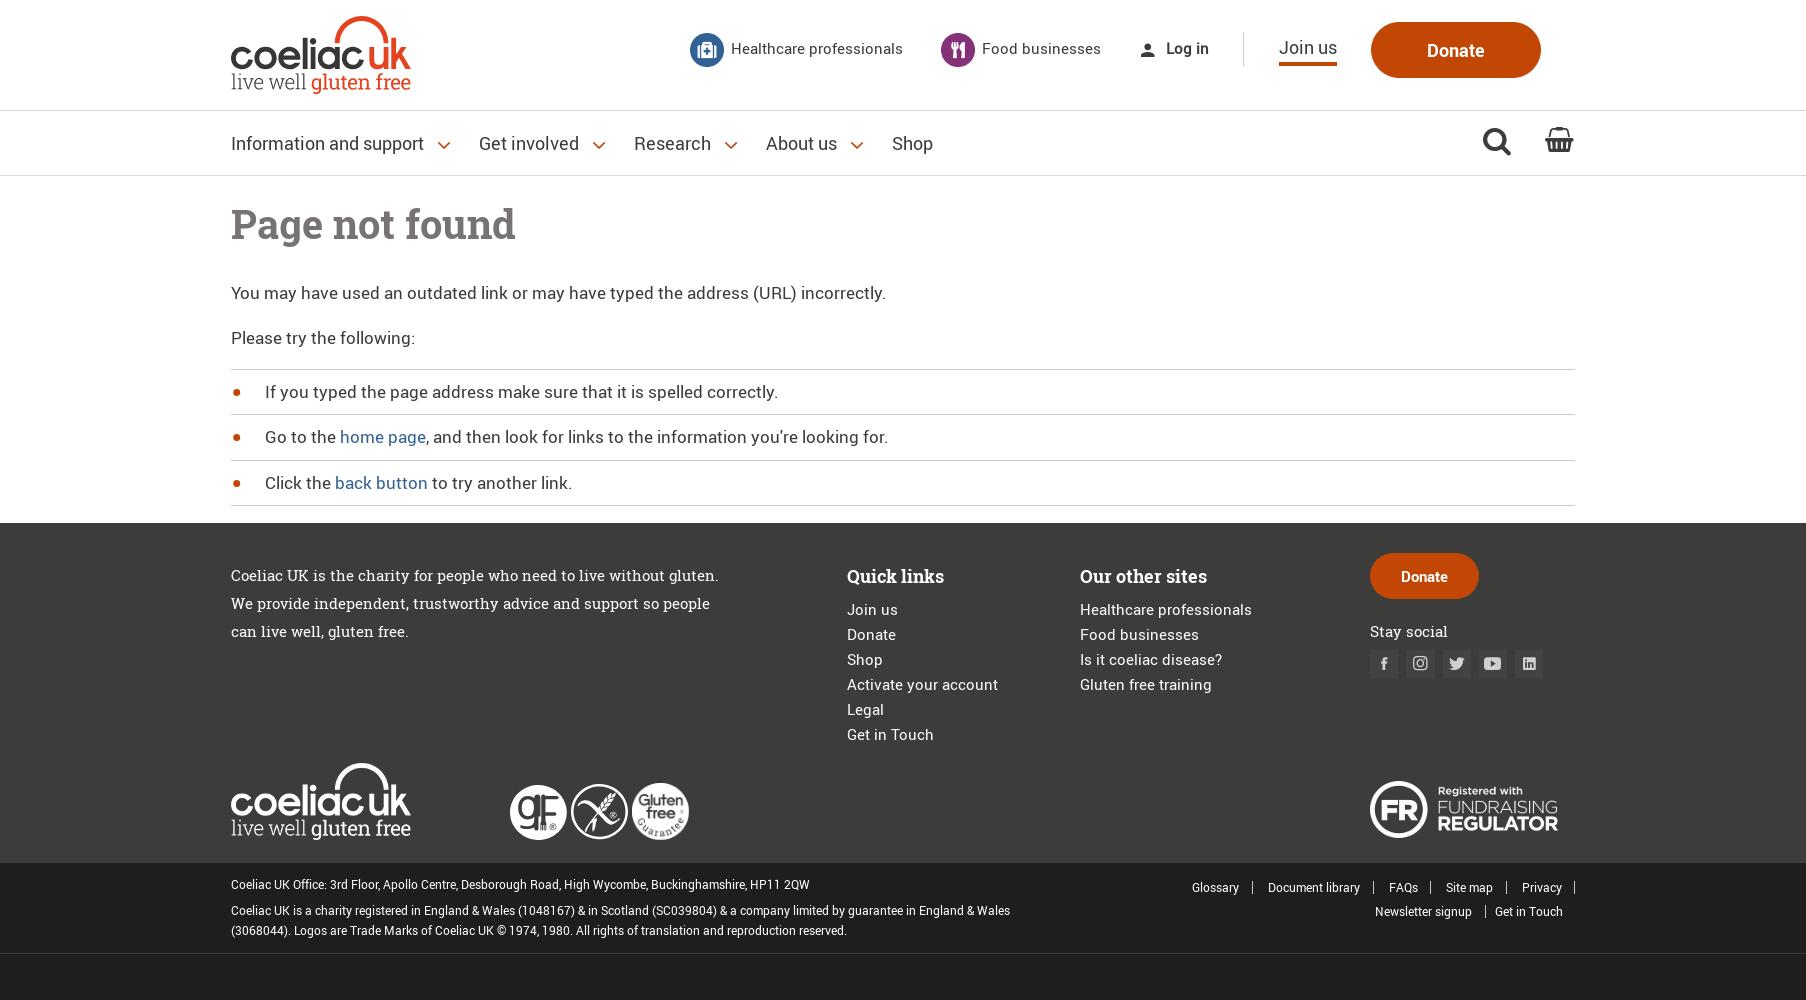 The image size is (1806, 1000). I want to click on 'Quick links', so click(894, 574).